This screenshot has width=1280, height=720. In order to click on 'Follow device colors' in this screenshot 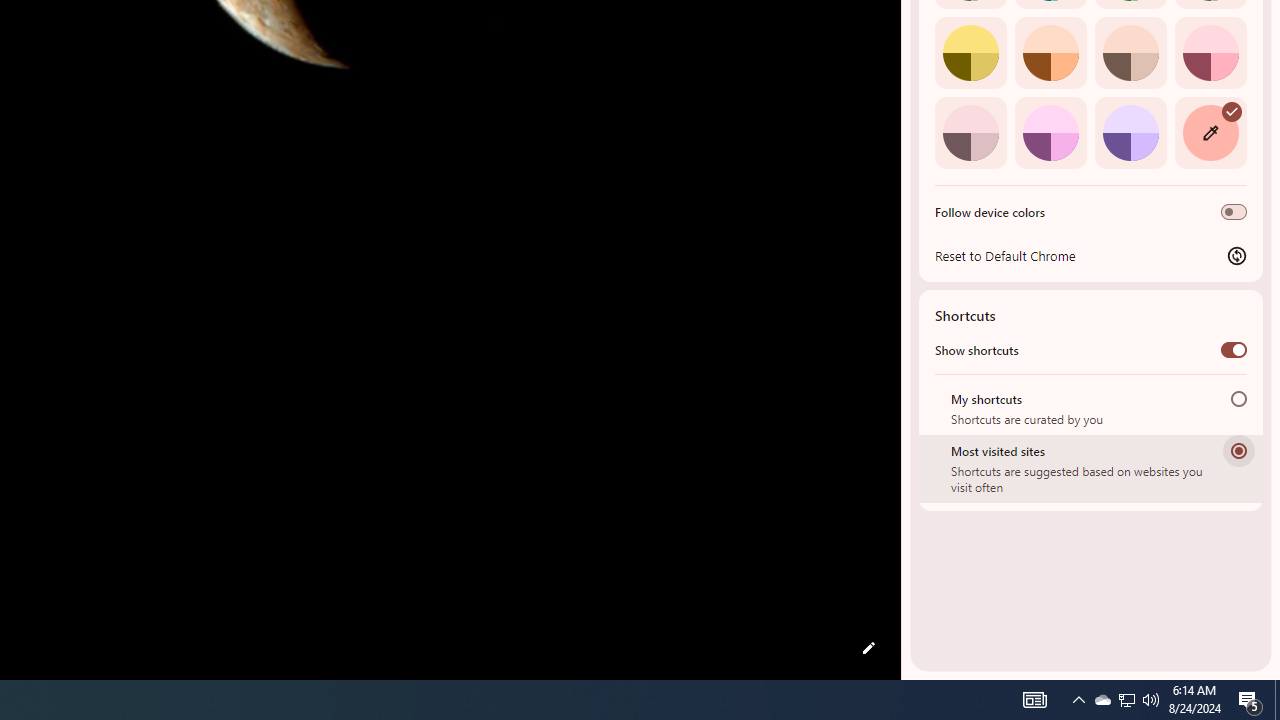, I will do `click(1232, 211)`.